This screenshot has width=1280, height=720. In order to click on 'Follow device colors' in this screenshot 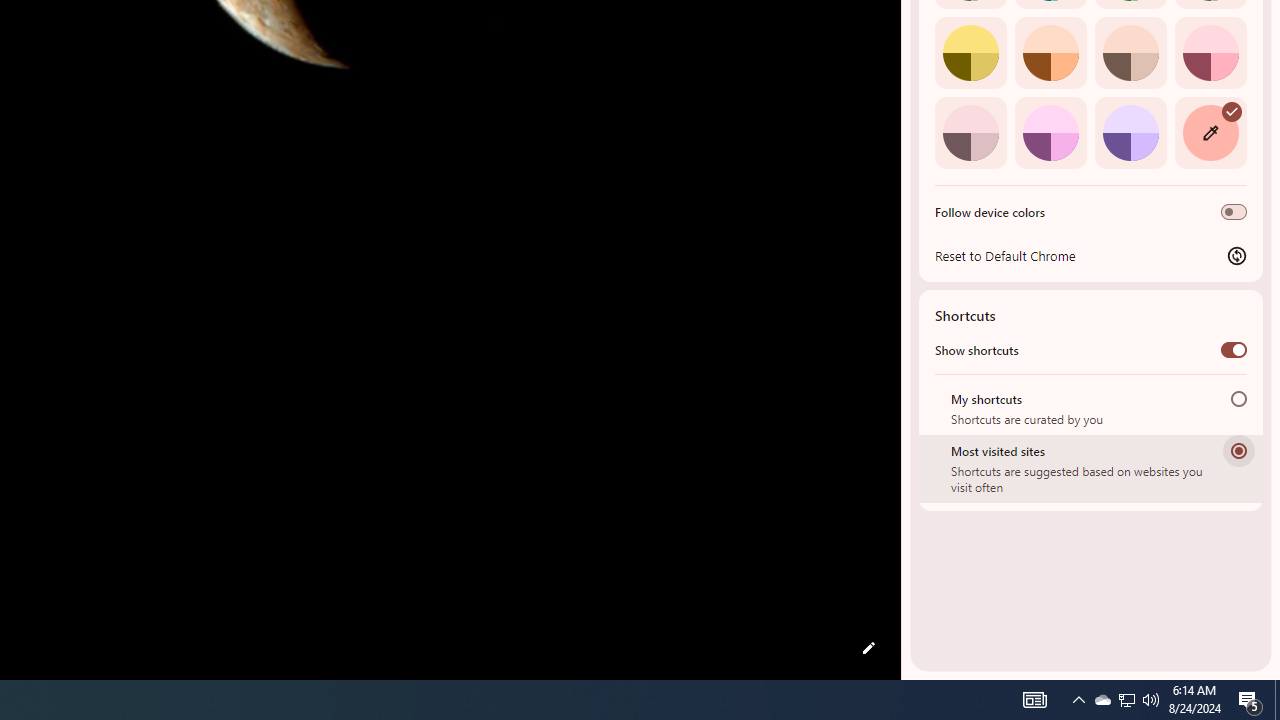, I will do `click(1232, 211)`.